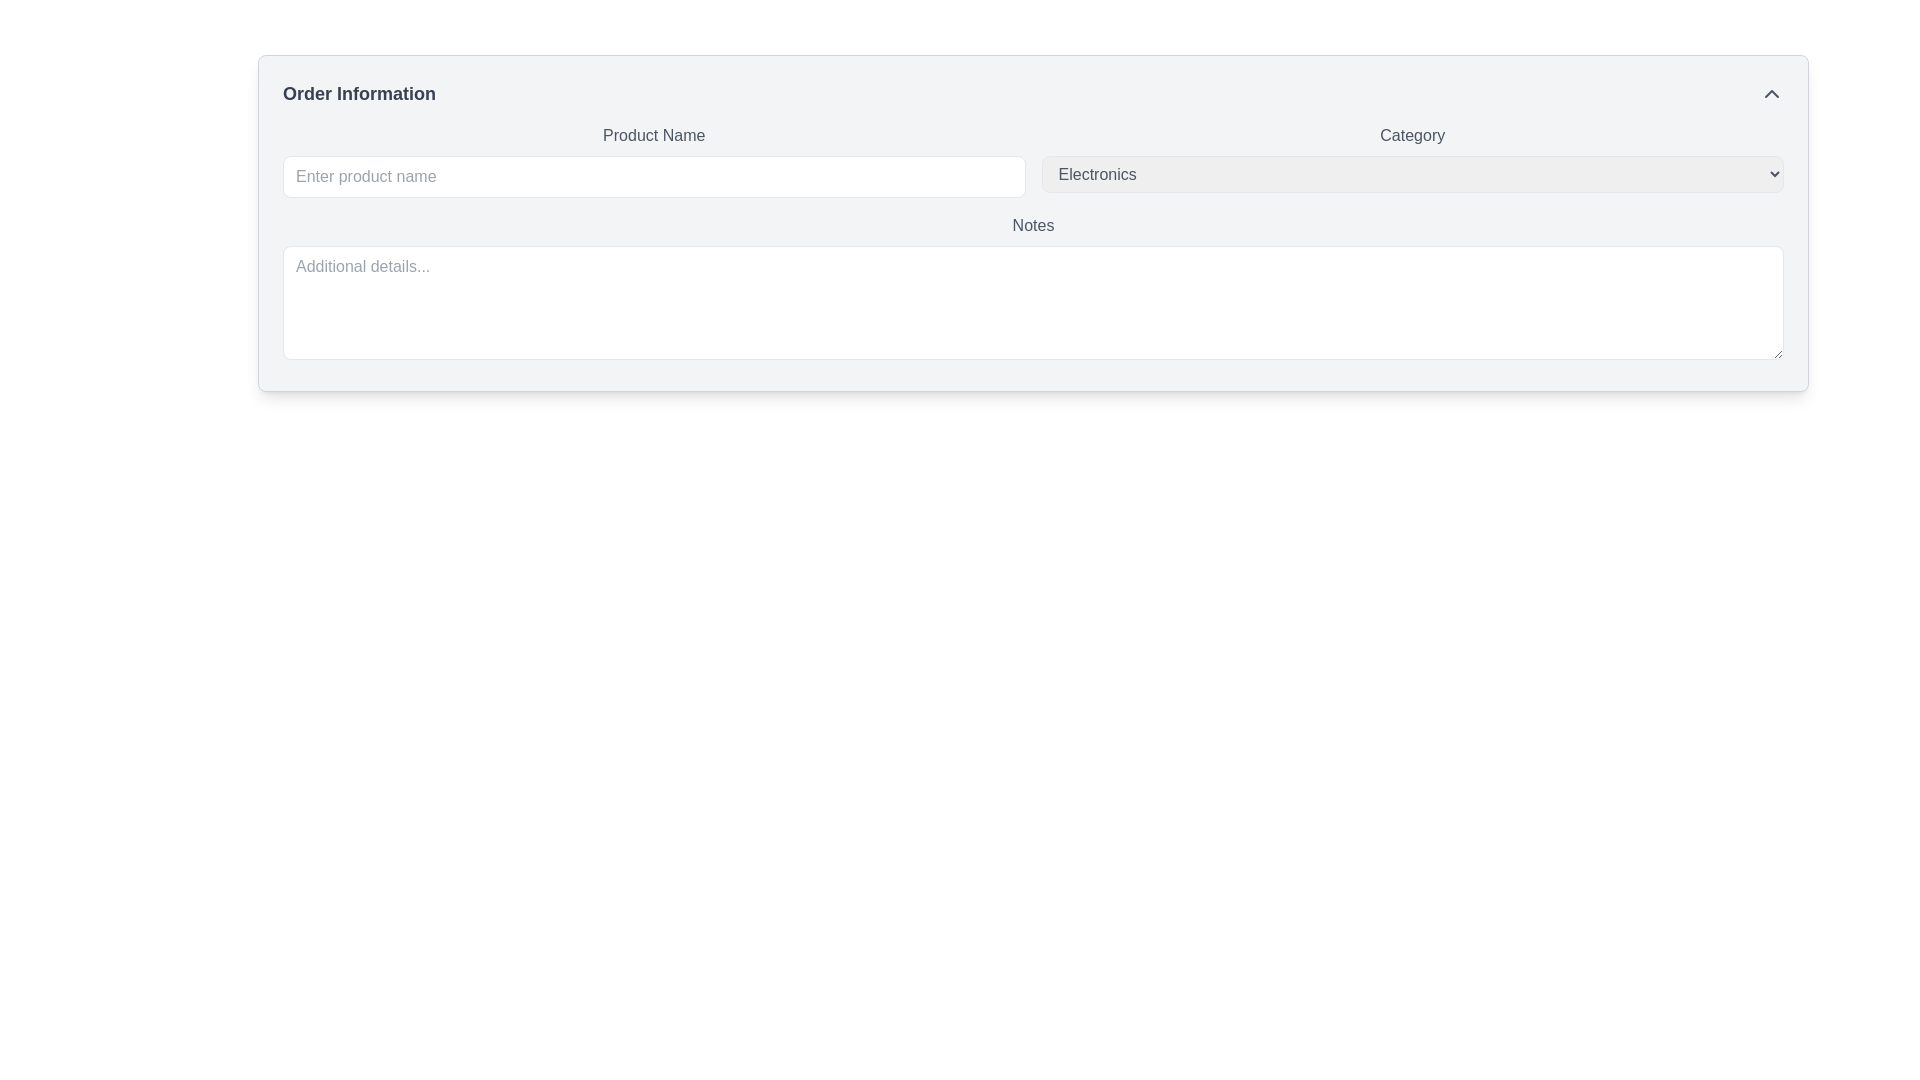  Describe the element at coordinates (1411, 160) in the screenshot. I see `the 'Category' dropdown menu in the 'Order Information' section` at that location.